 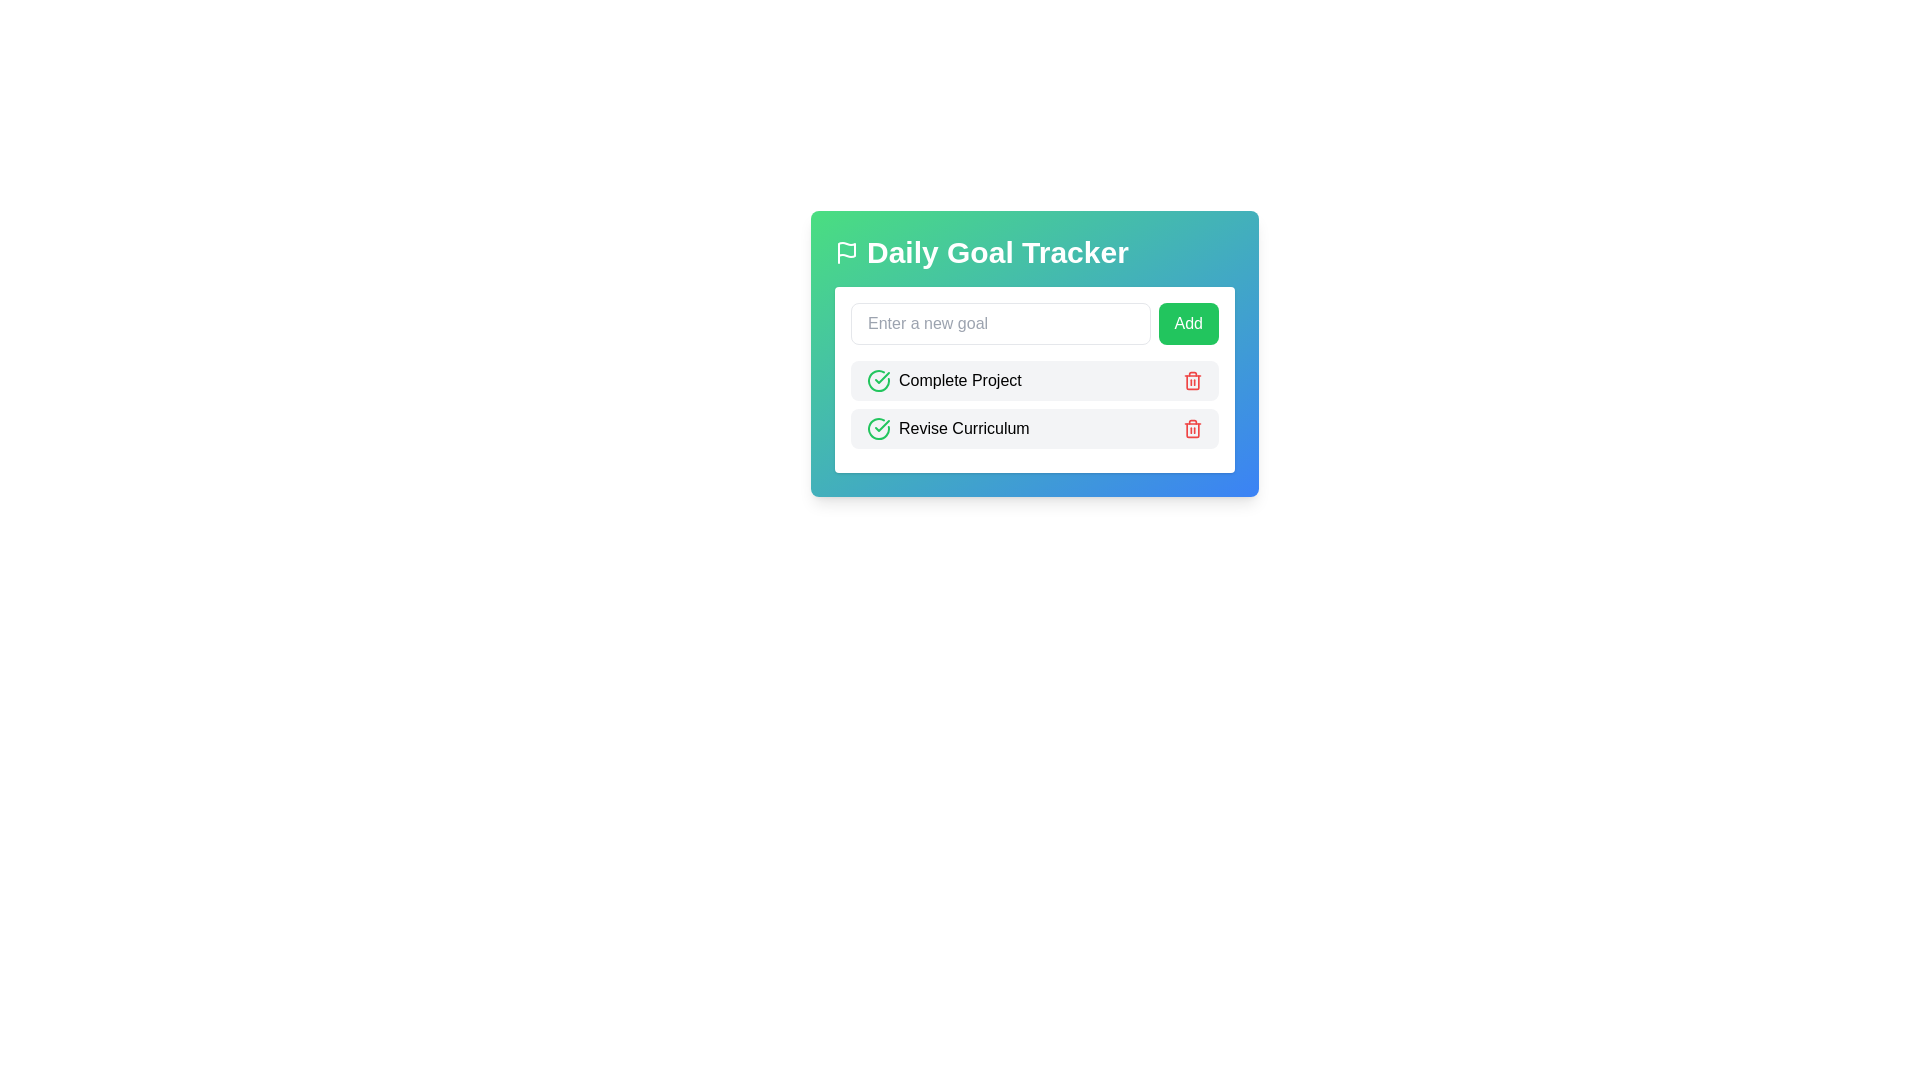 I want to click on the green circular icon with a tick to mark the task as complete, located to the left of the 'Complete Project' text, so click(x=878, y=381).